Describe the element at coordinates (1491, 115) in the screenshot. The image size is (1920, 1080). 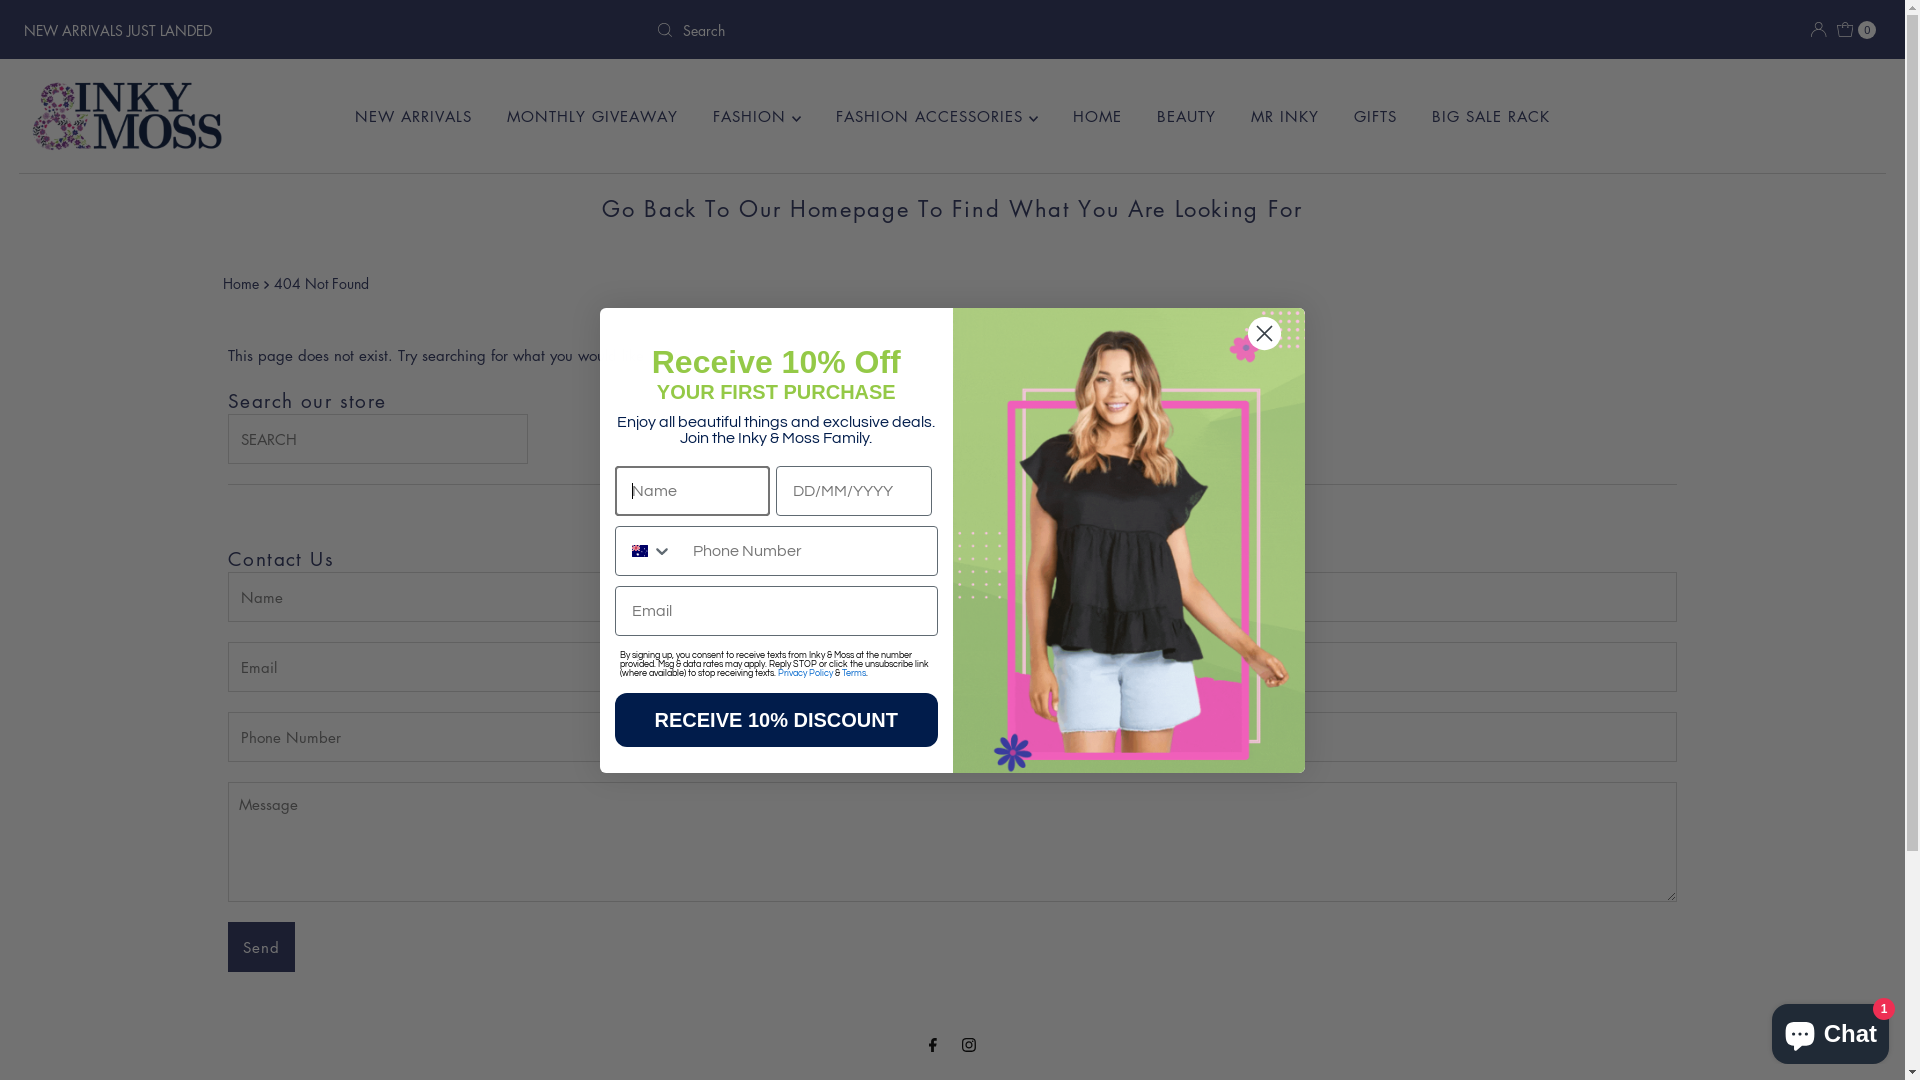
I see `'BIG SALE RACK'` at that location.